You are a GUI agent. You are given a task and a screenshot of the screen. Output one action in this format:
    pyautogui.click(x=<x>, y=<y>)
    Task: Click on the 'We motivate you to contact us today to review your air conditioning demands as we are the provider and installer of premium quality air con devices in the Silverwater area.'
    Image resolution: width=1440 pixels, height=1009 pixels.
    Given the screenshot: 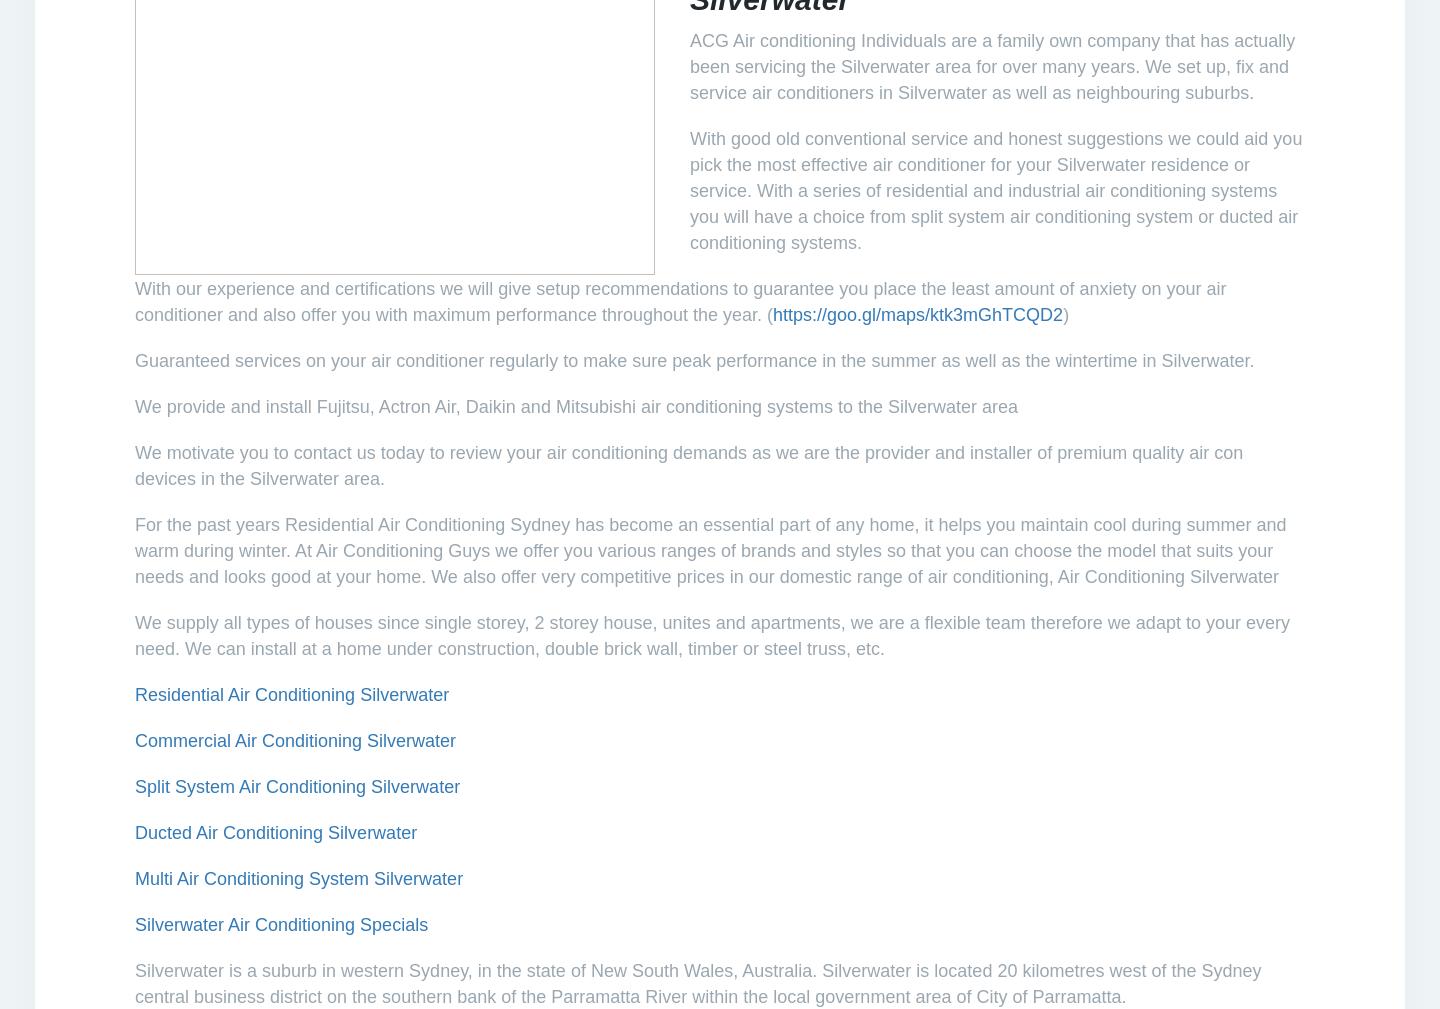 What is the action you would take?
    pyautogui.click(x=689, y=464)
    